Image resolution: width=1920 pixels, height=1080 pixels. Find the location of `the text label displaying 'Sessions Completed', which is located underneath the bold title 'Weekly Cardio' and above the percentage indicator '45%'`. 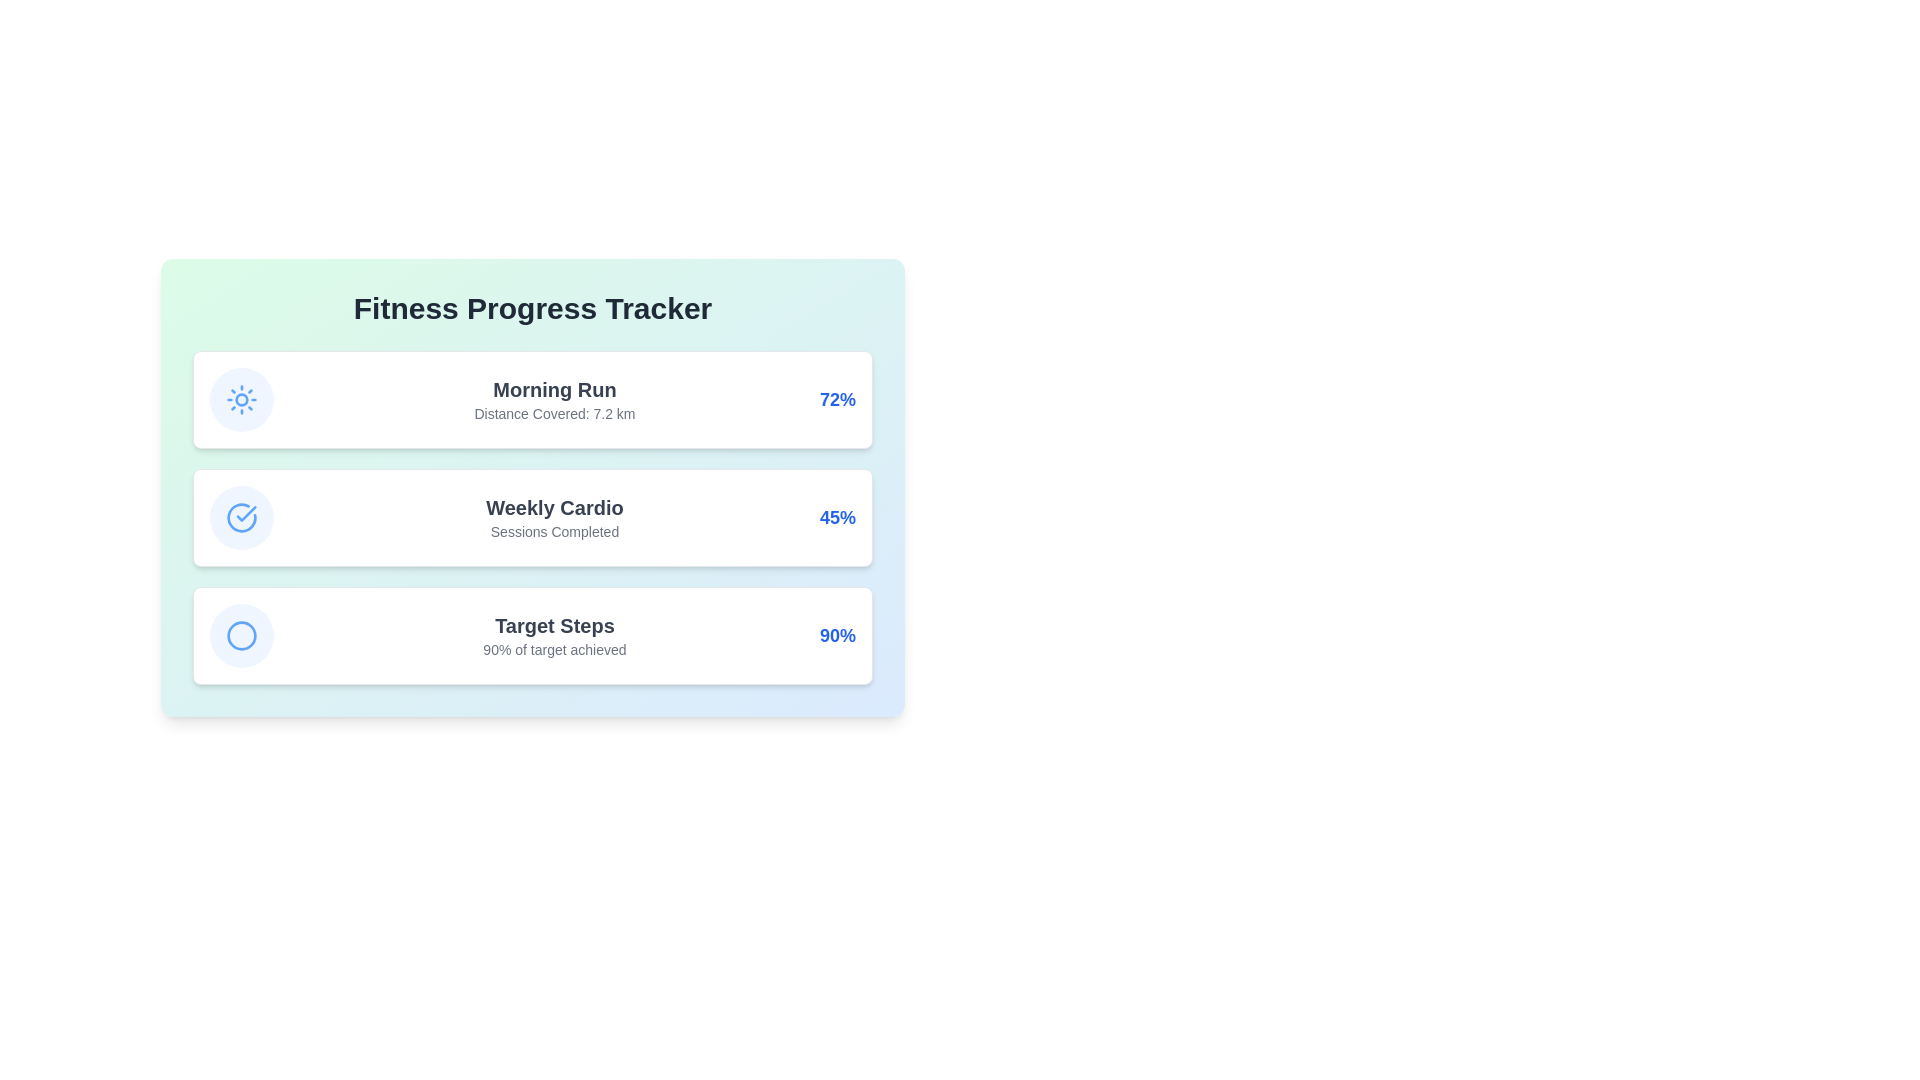

the text label displaying 'Sessions Completed', which is located underneath the bold title 'Weekly Cardio' and above the percentage indicator '45%' is located at coordinates (555, 531).